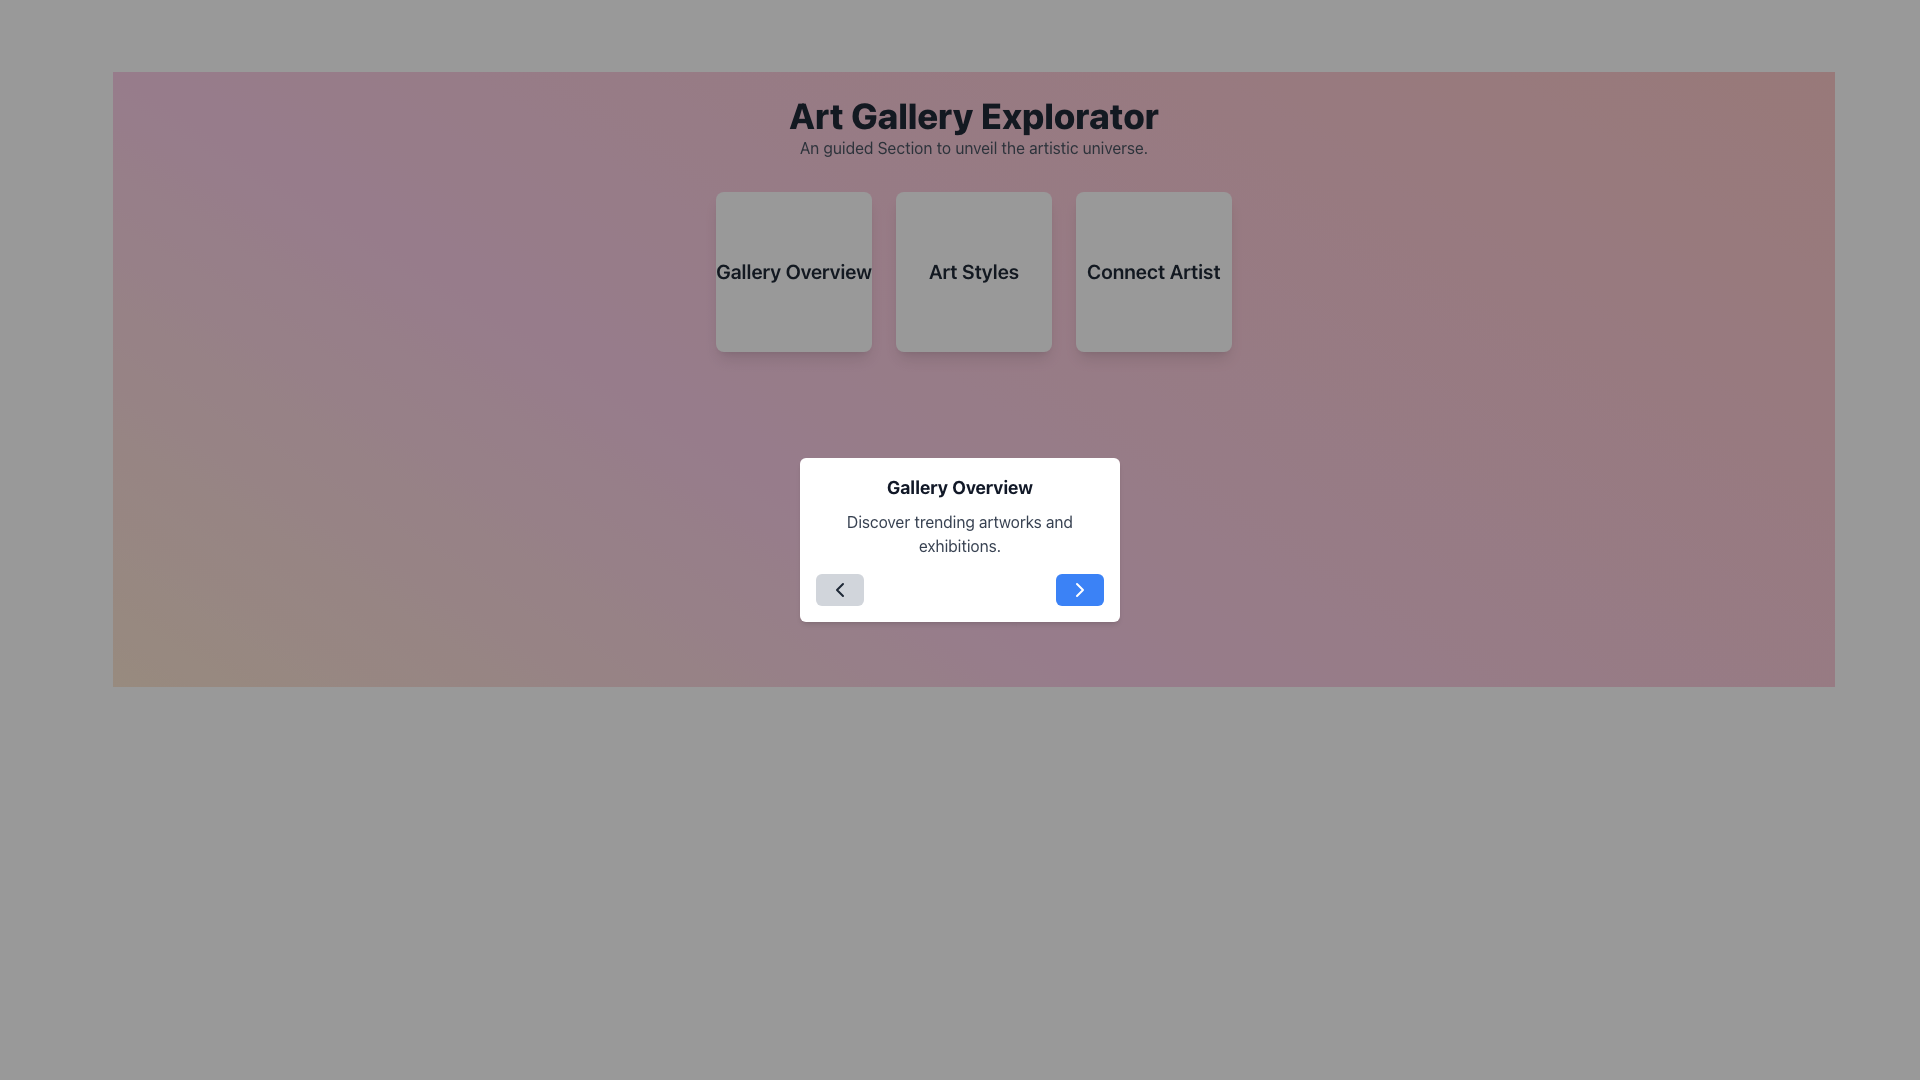  I want to click on the Text Display - Header element titled 'Art Gallery Explorator', which is prominently styled in a large bold font and centered at the top of the interface, so click(974, 115).